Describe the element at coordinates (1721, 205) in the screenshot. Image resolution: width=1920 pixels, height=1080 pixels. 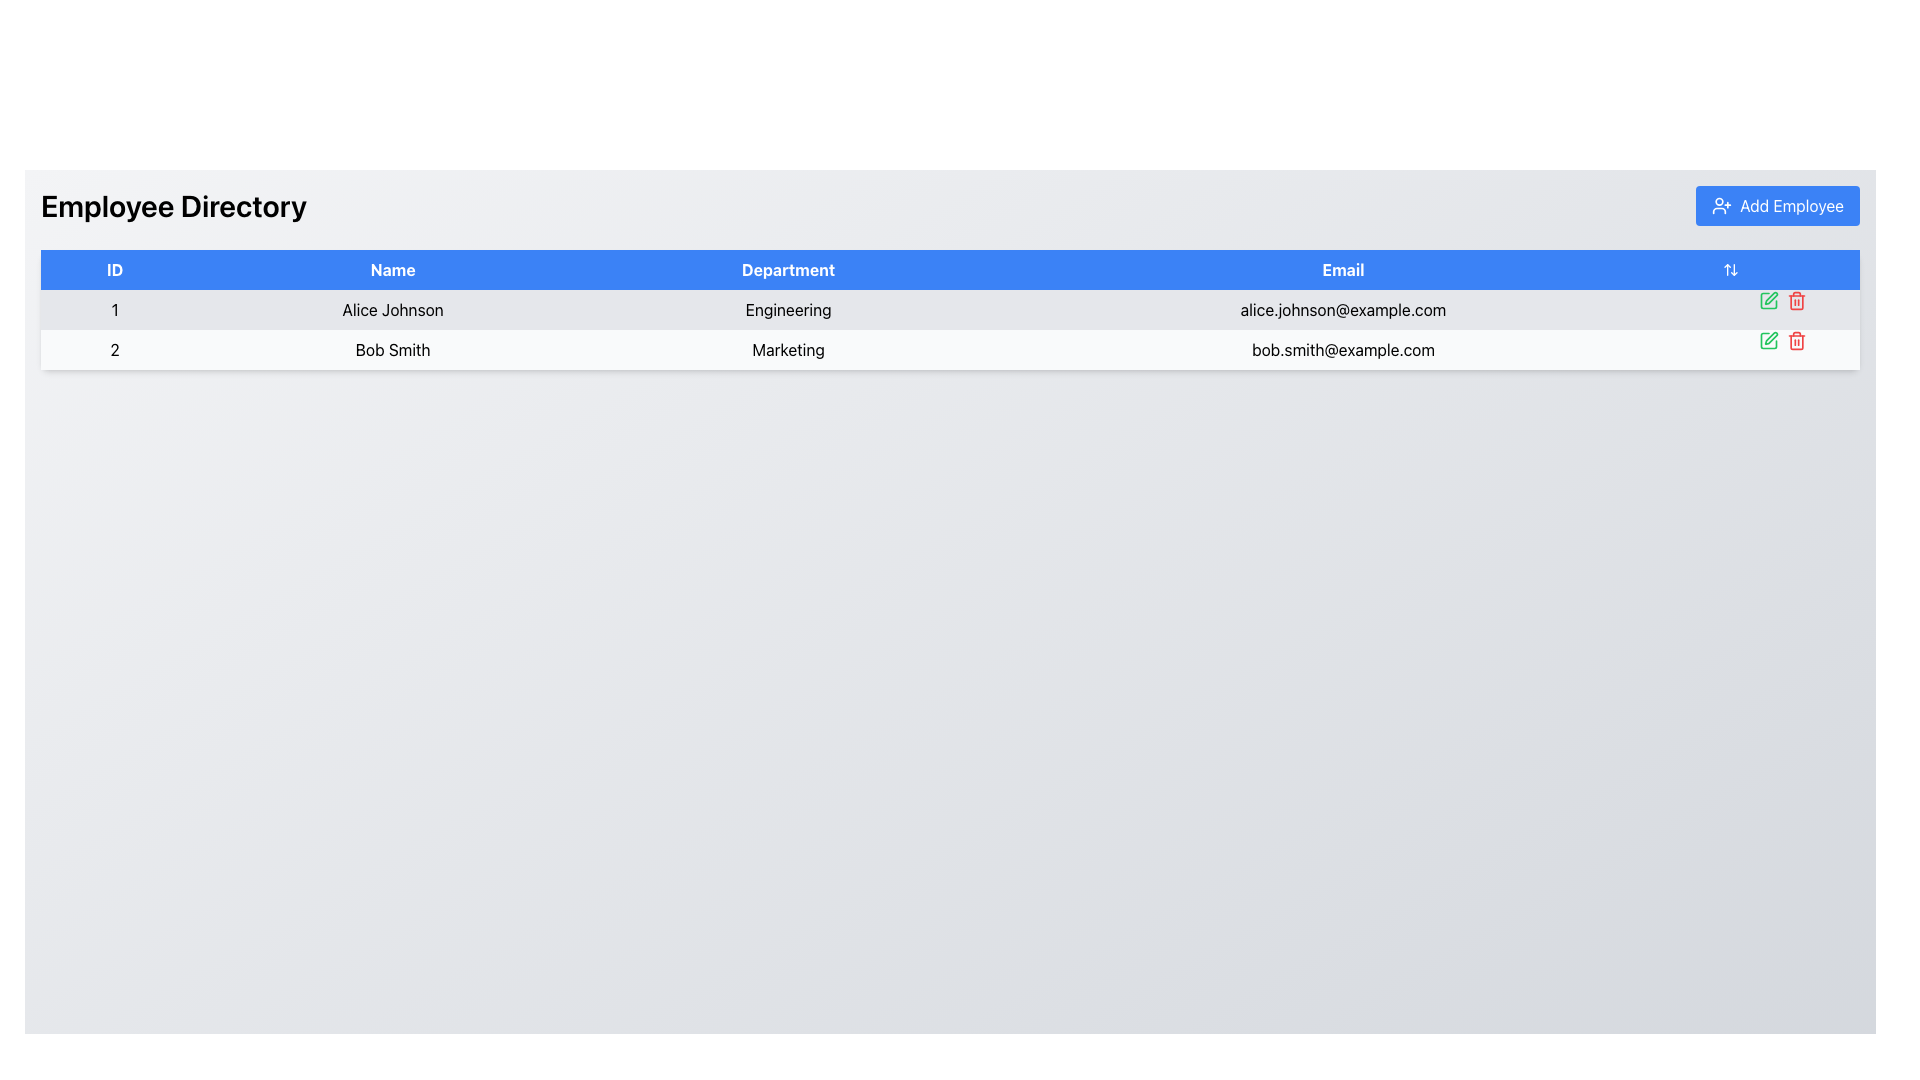
I see `the 'Add Employee' button located at the top-right corner of the interface, which contains an icon styled as a user figure with a plus sign` at that location.